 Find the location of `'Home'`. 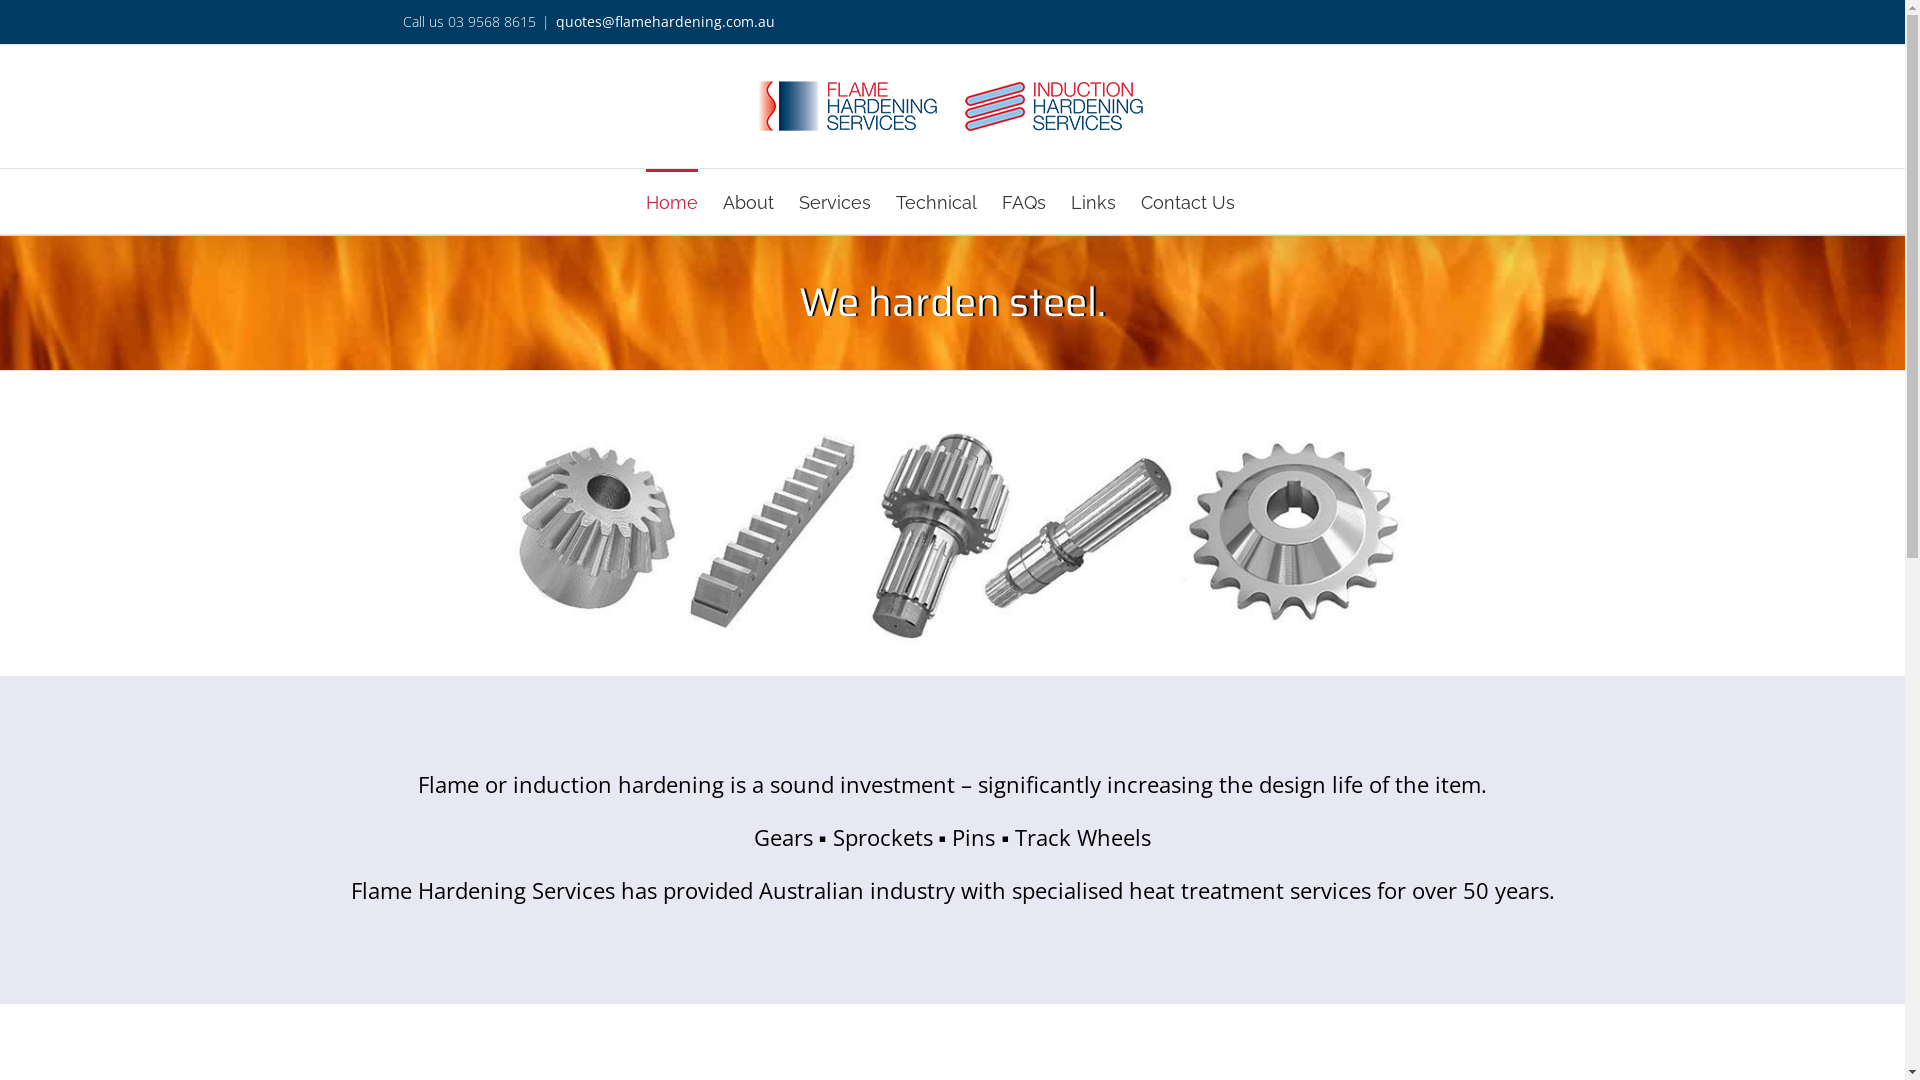

'Home' is located at coordinates (672, 201).